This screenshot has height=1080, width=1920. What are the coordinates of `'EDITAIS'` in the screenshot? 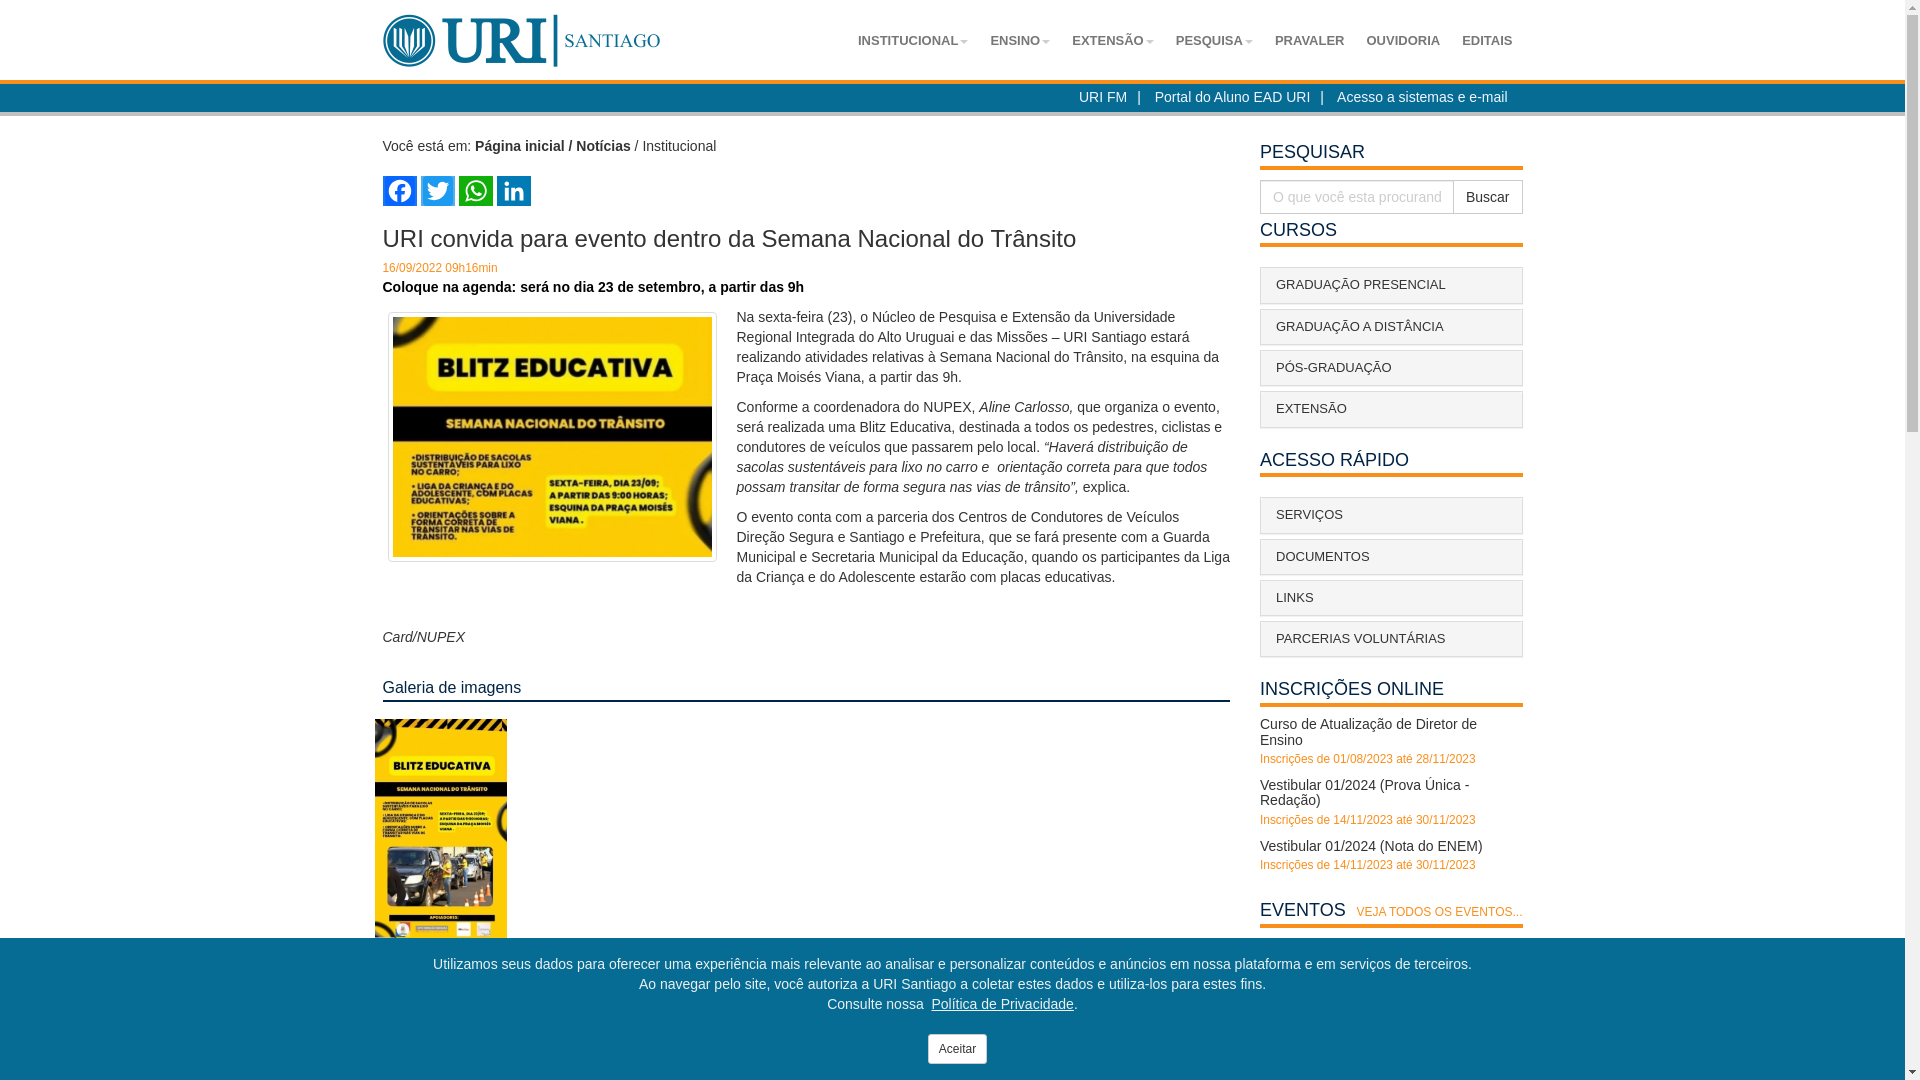 It's located at (1487, 41).